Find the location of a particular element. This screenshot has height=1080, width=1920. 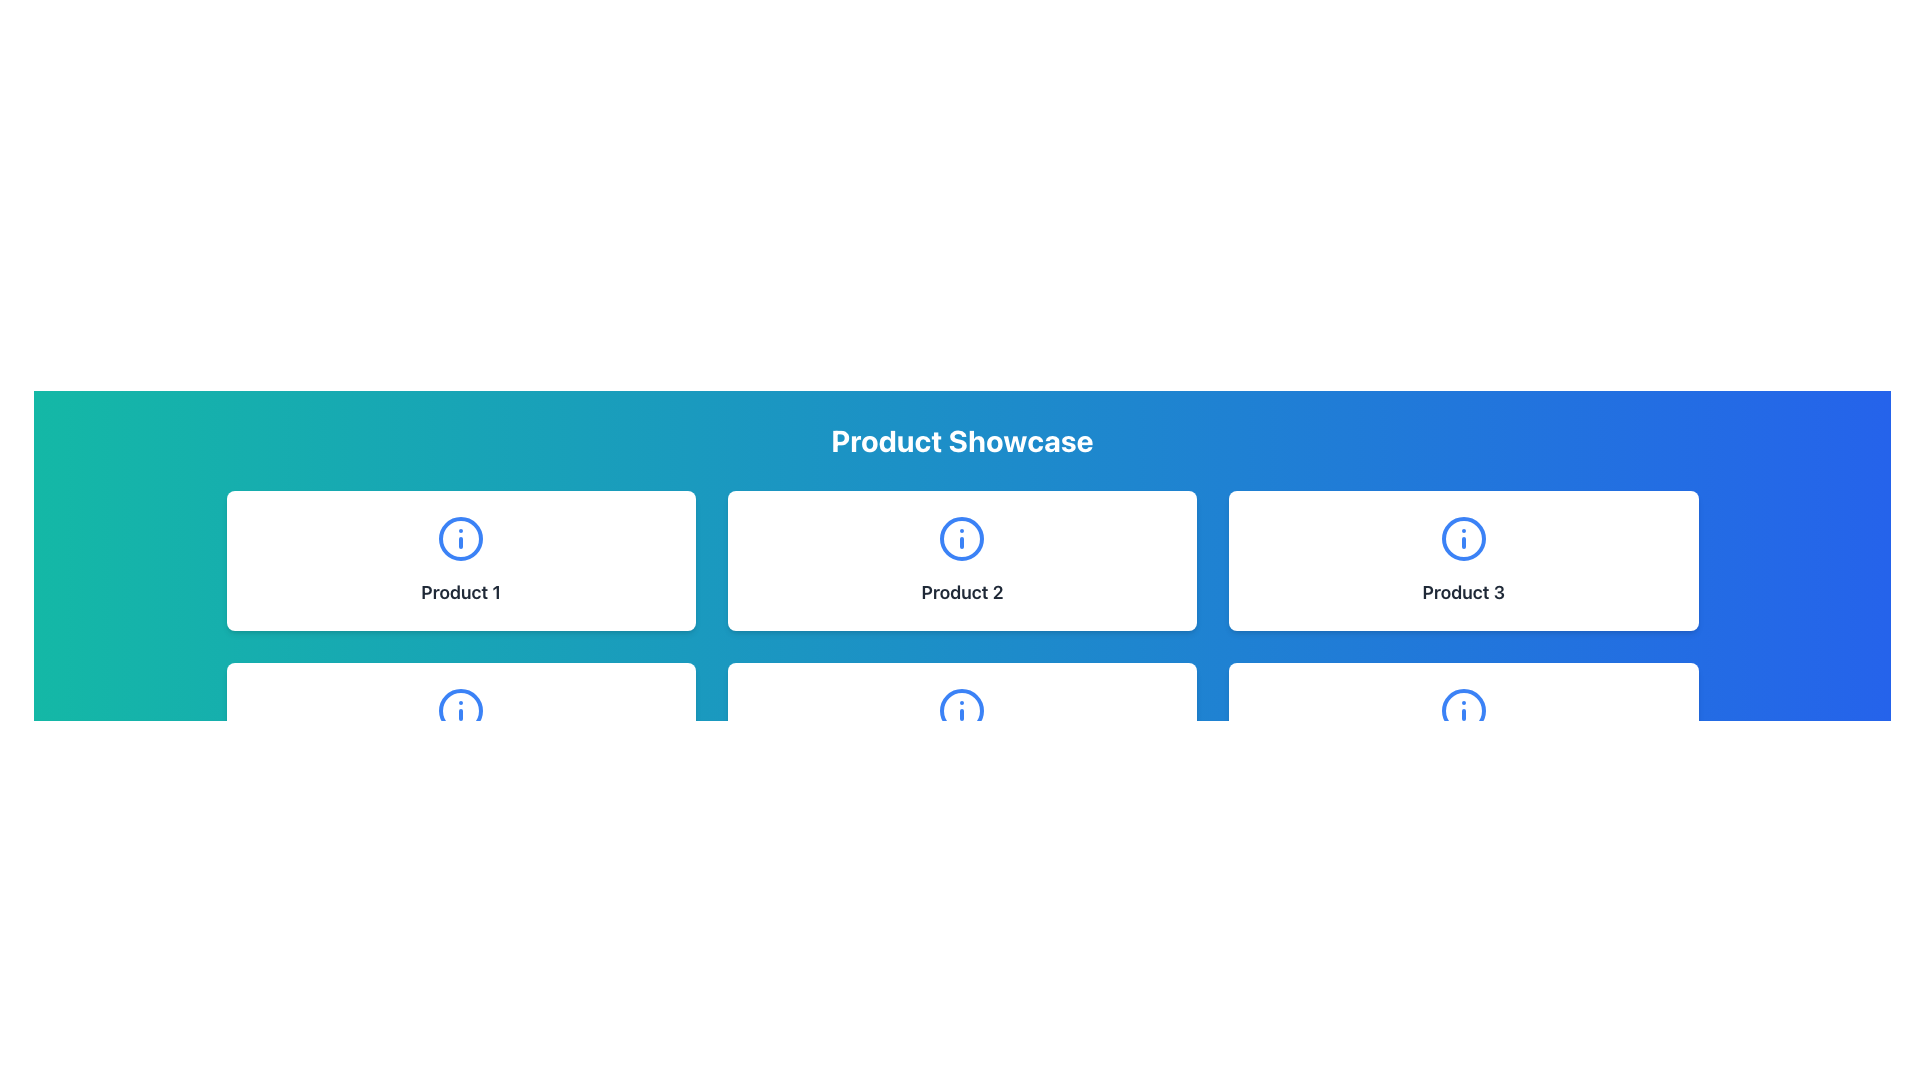

the Static Text element that serves as a title or header for the page, indicating the content below showcases products is located at coordinates (962, 439).